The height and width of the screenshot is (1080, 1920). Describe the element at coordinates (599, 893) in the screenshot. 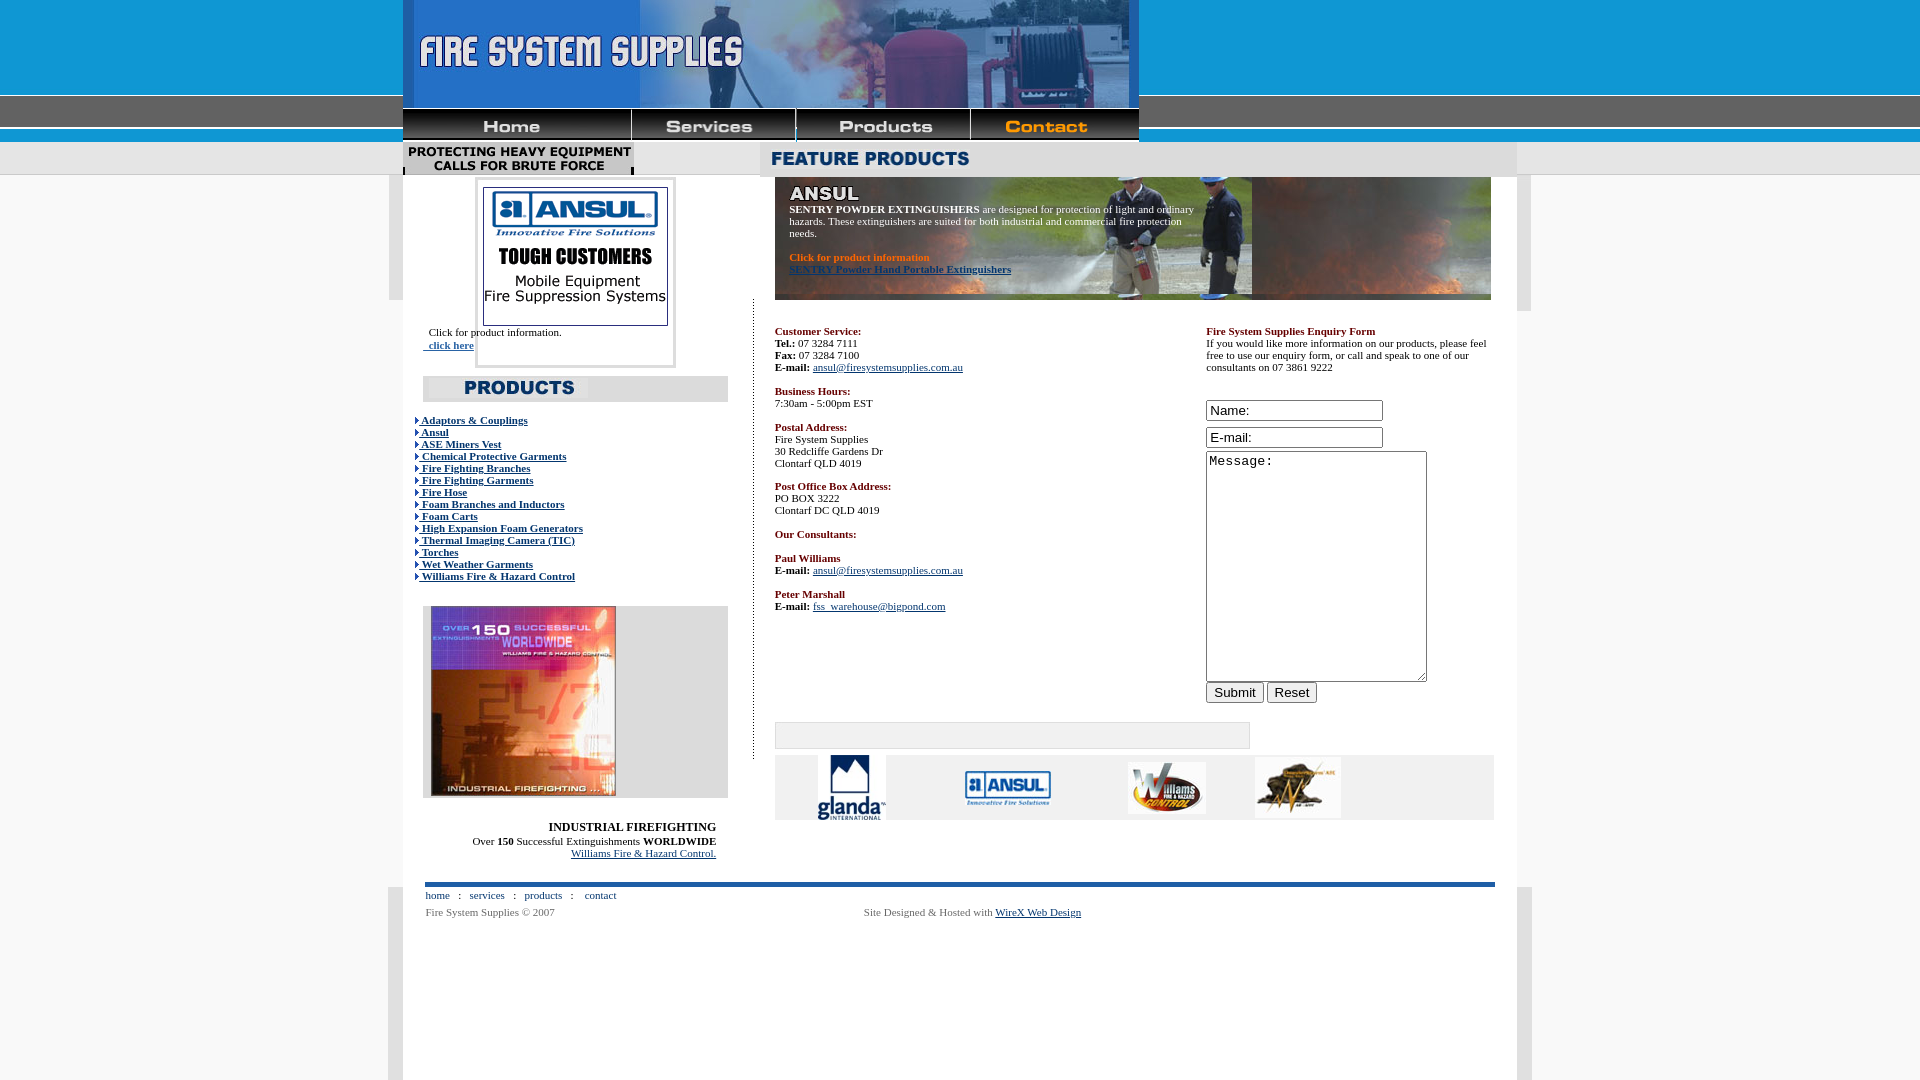

I see `'contact'` at that location.